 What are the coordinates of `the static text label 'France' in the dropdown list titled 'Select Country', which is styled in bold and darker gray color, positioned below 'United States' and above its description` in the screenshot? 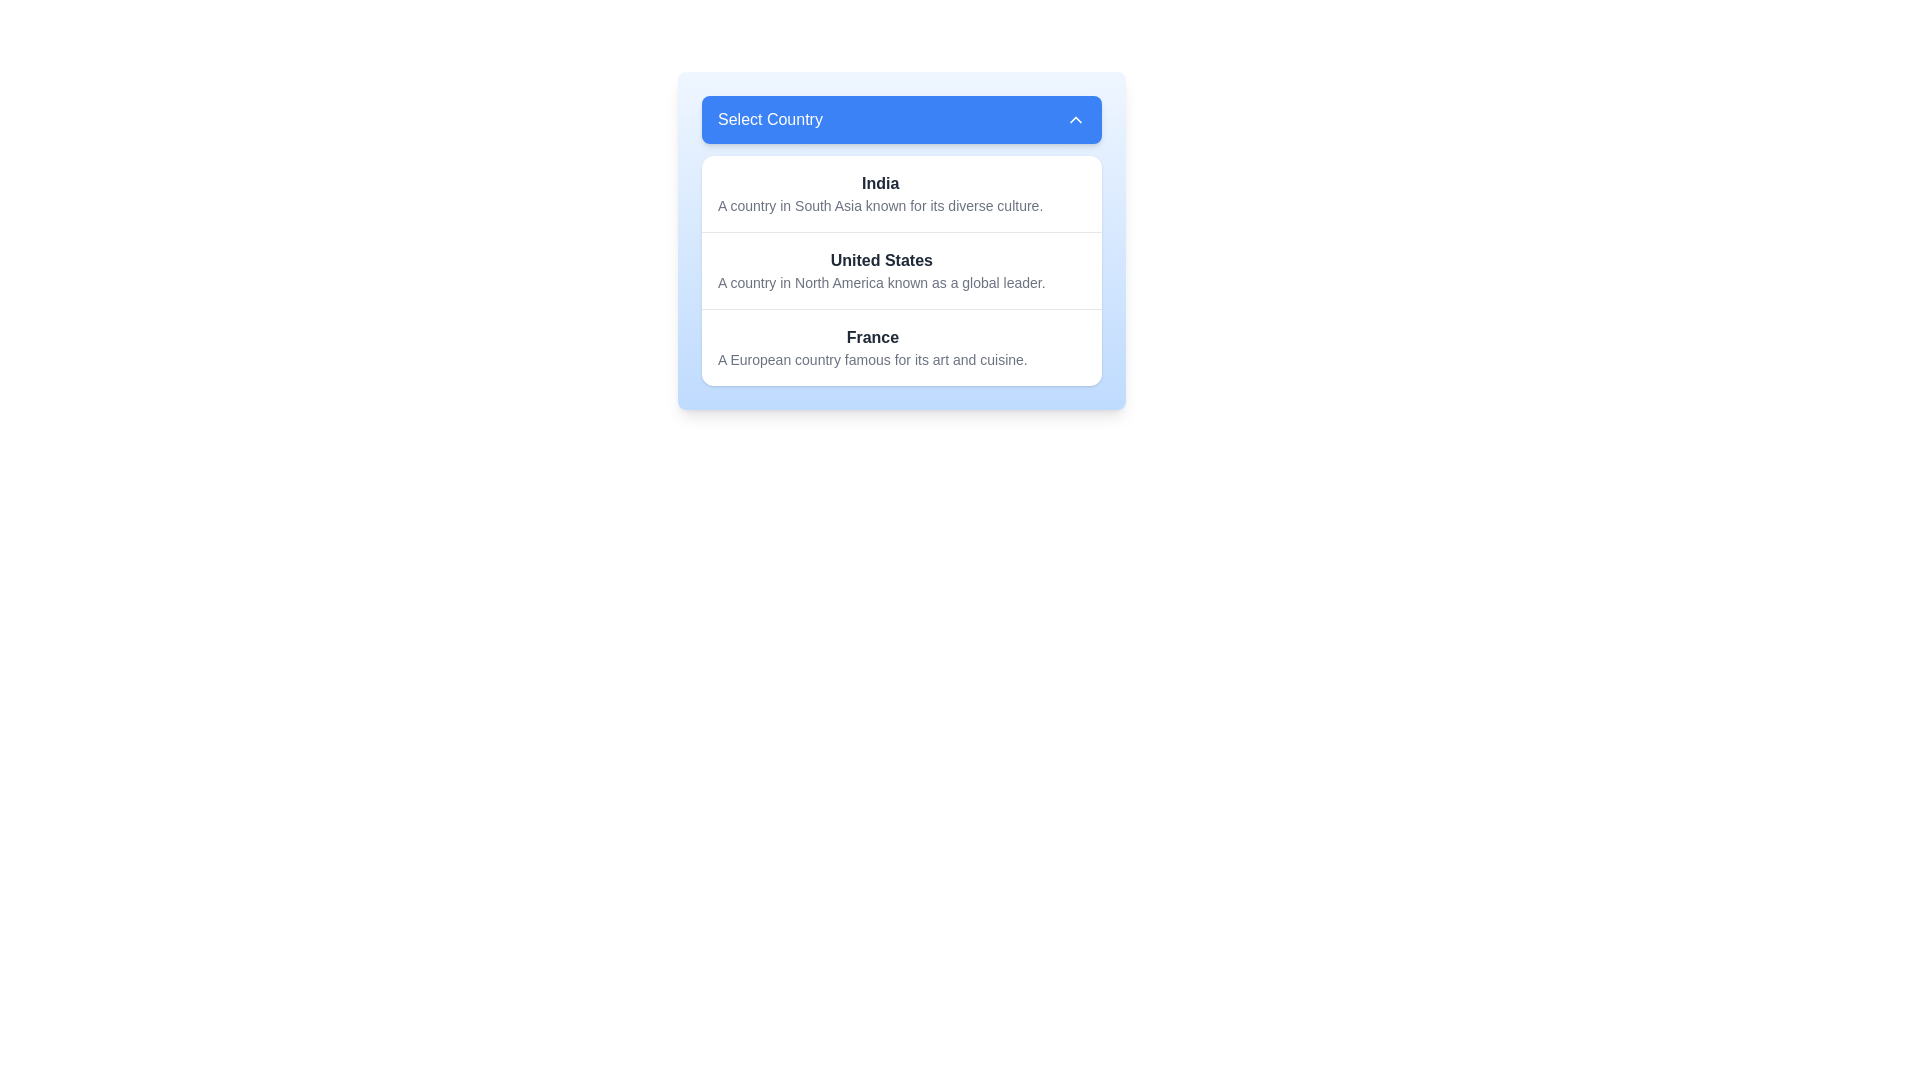 It's located at (872, 337).